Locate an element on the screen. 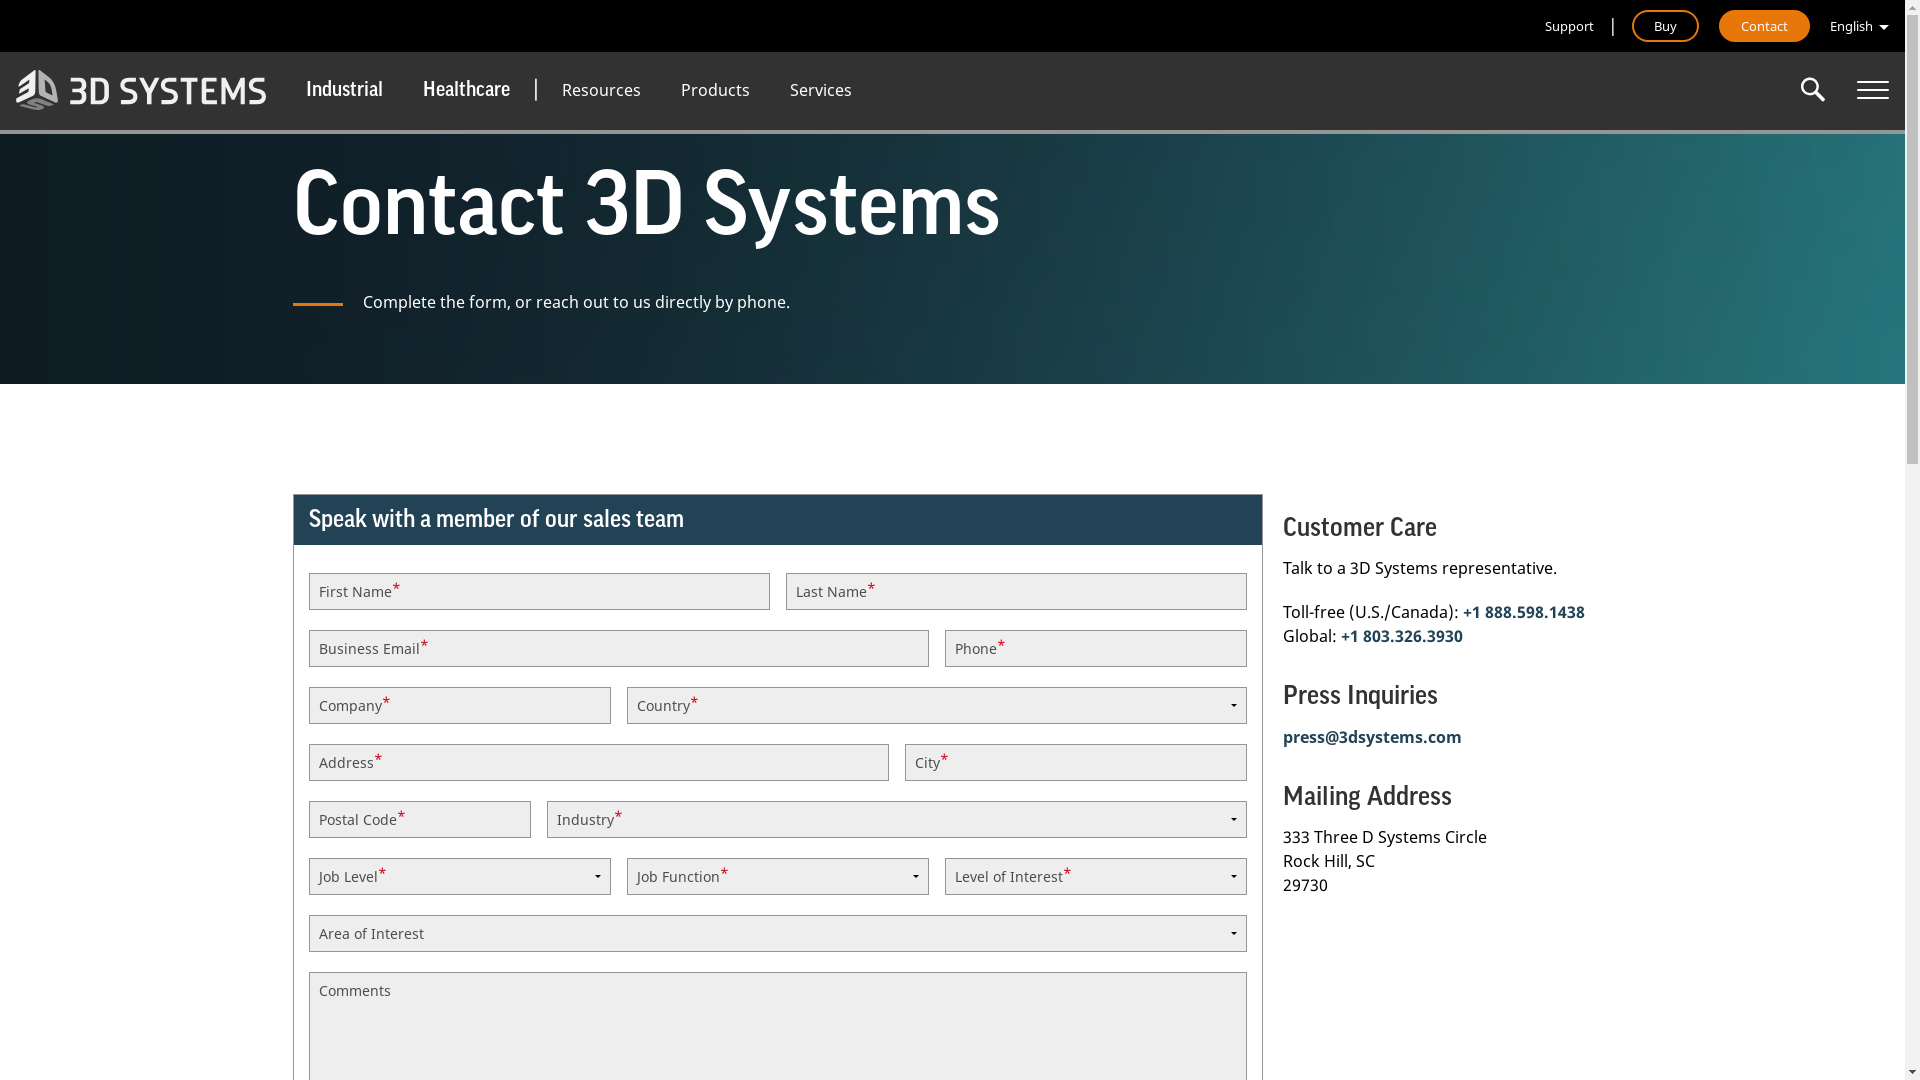 The image size is (1920, 1080). '+1 803.326.3930' is located at coordinates (1400, 636).